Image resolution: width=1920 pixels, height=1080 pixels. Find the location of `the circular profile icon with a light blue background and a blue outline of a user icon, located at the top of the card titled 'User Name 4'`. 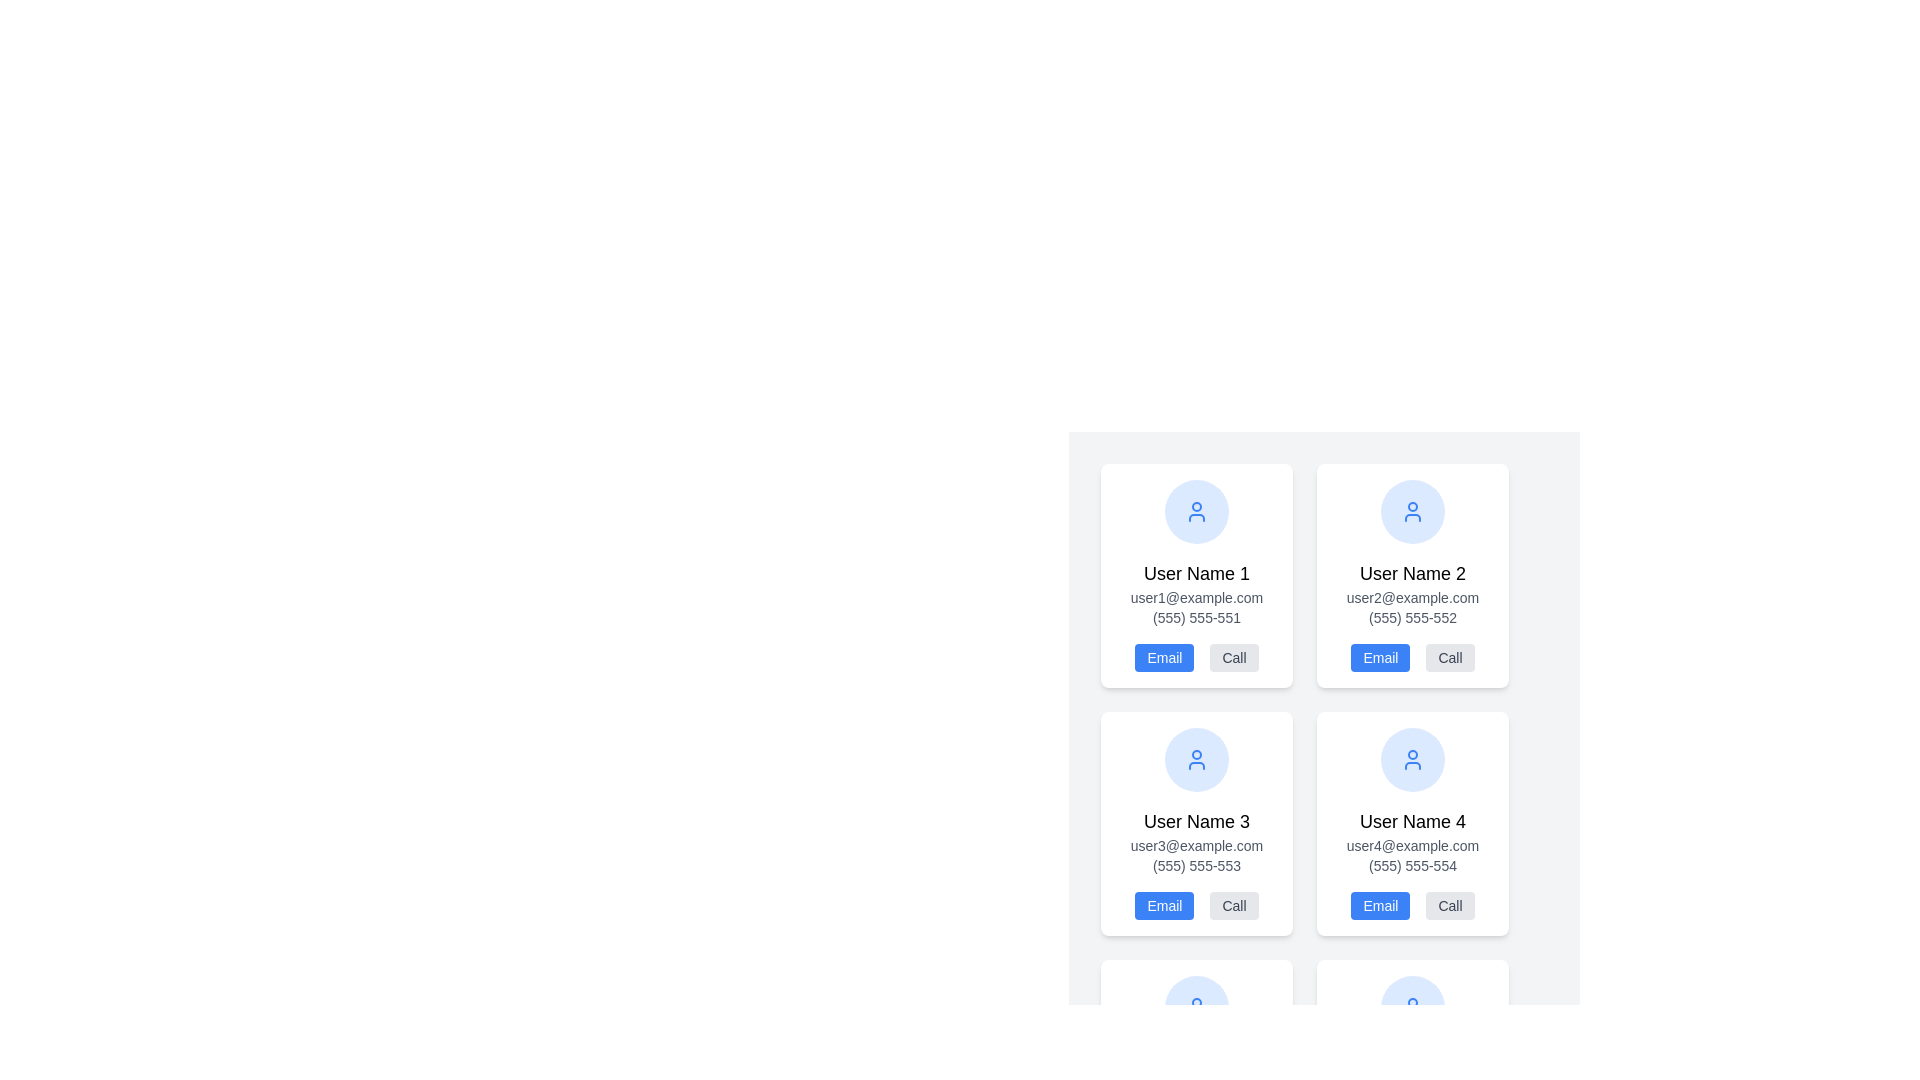

the circular profile icon with a light blue background and a blue outline of a user icon, located at the top of the card titled 'User Name 4' is located at coordinates (1411, 759).